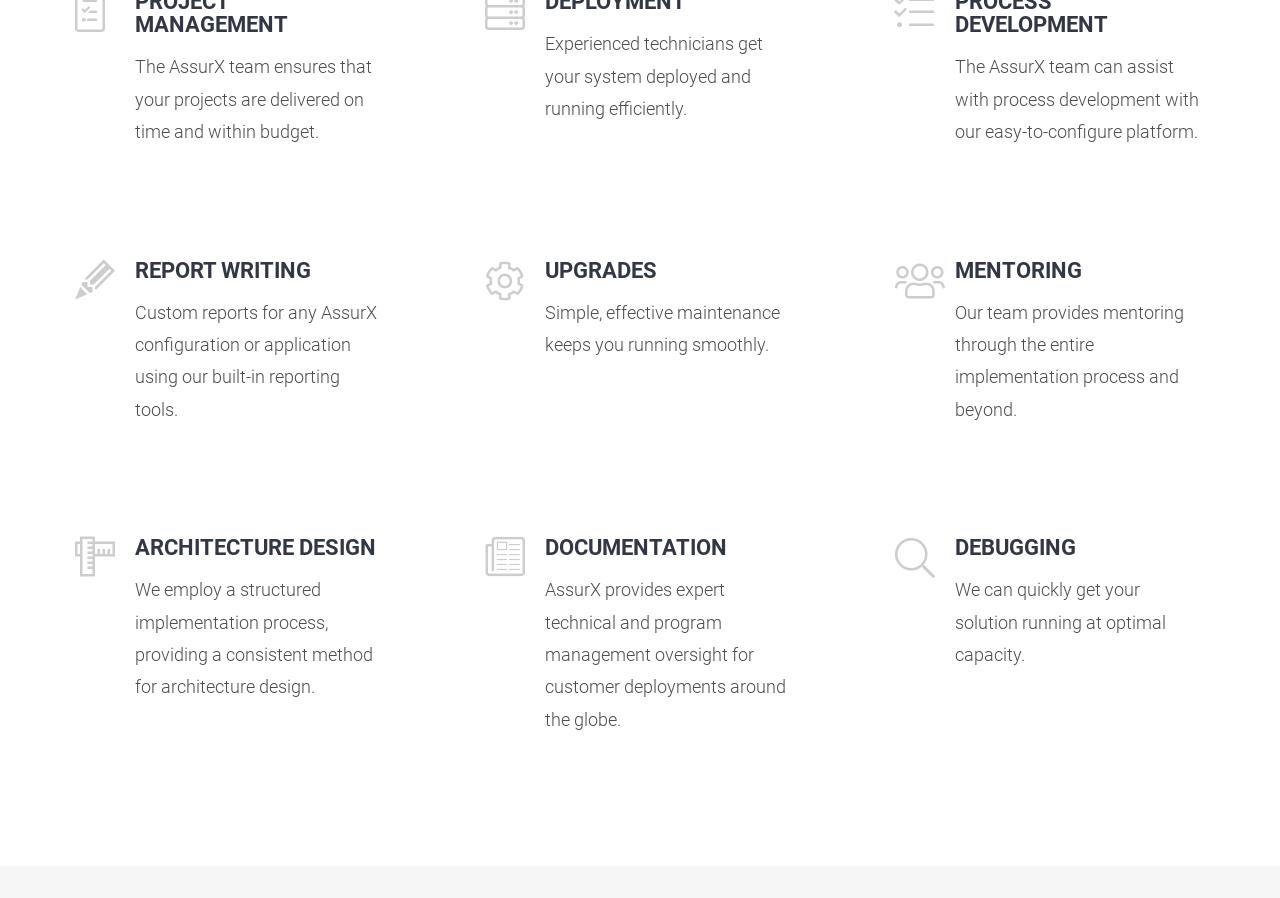  Describe the element at coordinates (1075, 97) in the screenshot. I see `'The AssurX team can assist with process development with our easy-to-configure platform.'` at that location.